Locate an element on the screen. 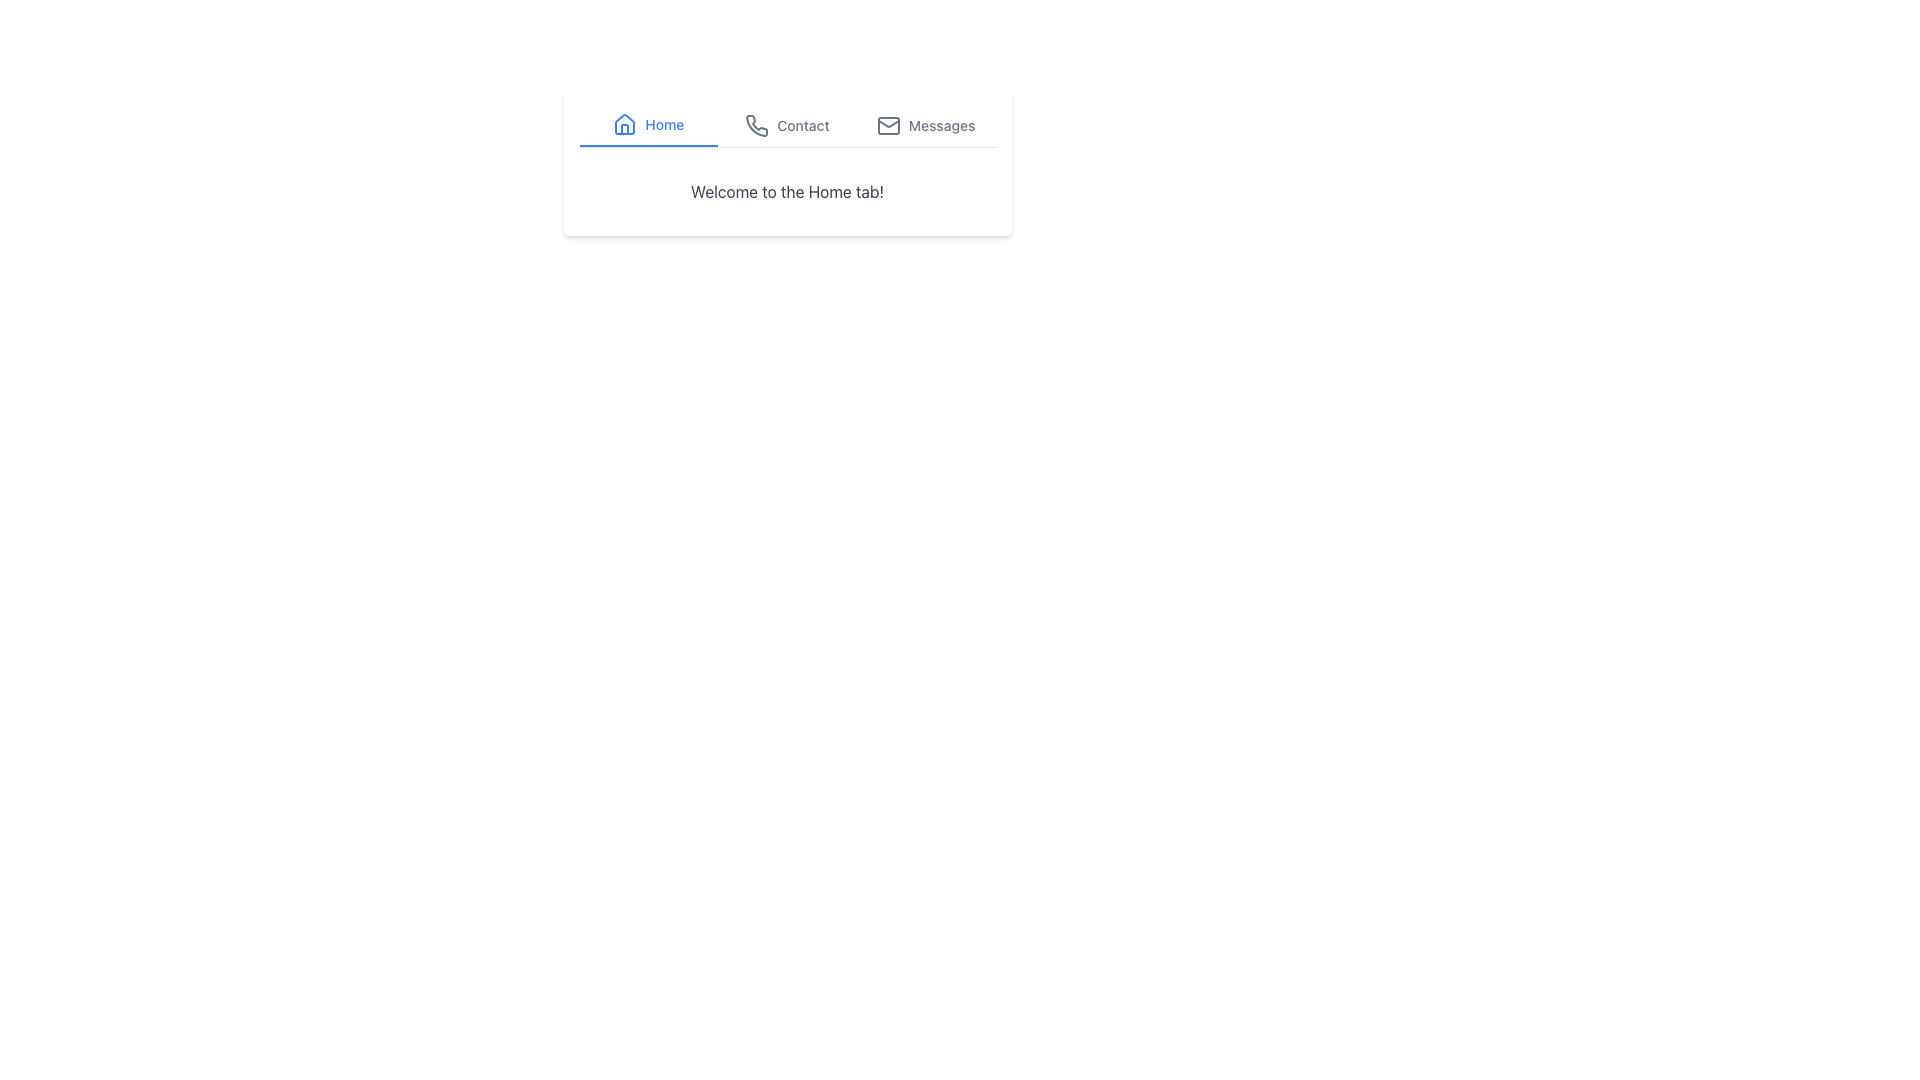 The width and height of the screenshot is (1920, 1080). the envelope icon that is part of the 'Messages' navigation segment, which is styled with a minimalistic, outlined design is located at coordinates (887, 126).